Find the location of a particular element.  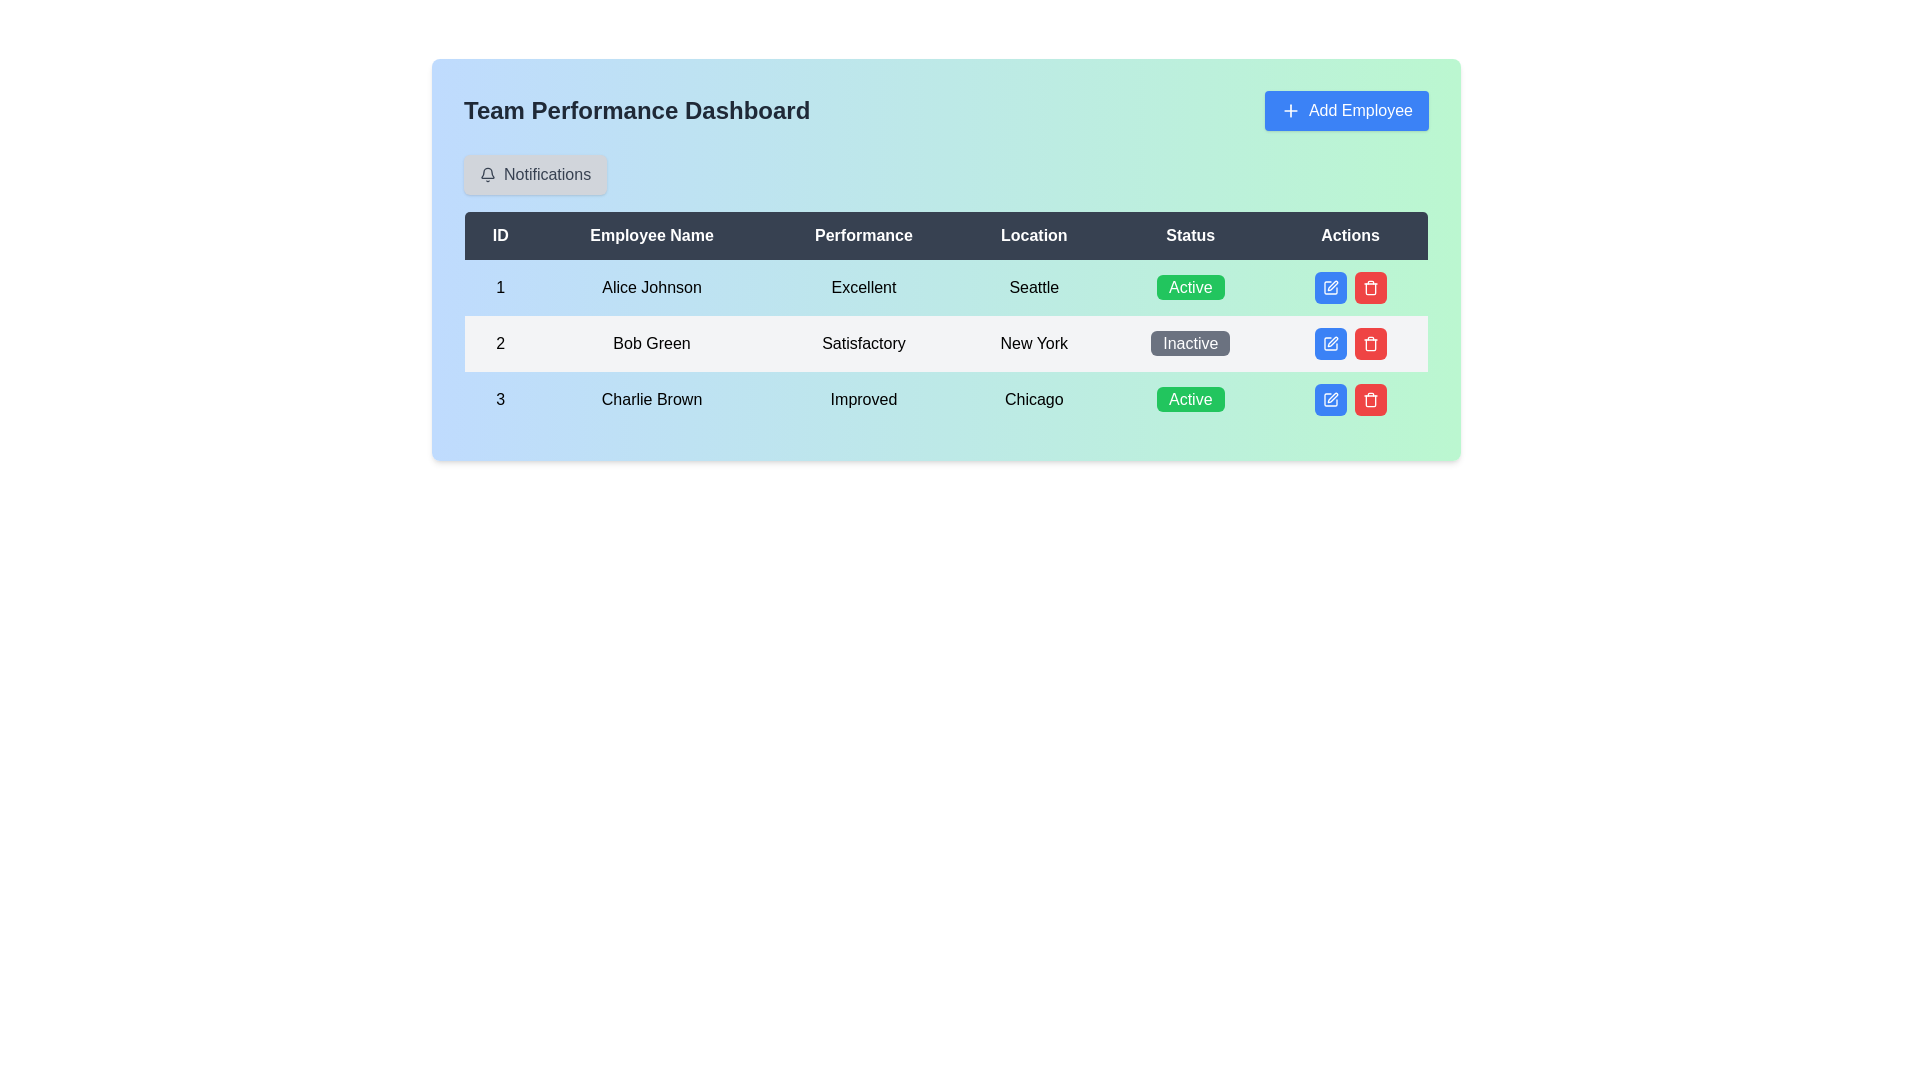

the 'Notifications' button, which is a rectangular button with a bell icon and dark gray text is located at coordinates (535, 173).